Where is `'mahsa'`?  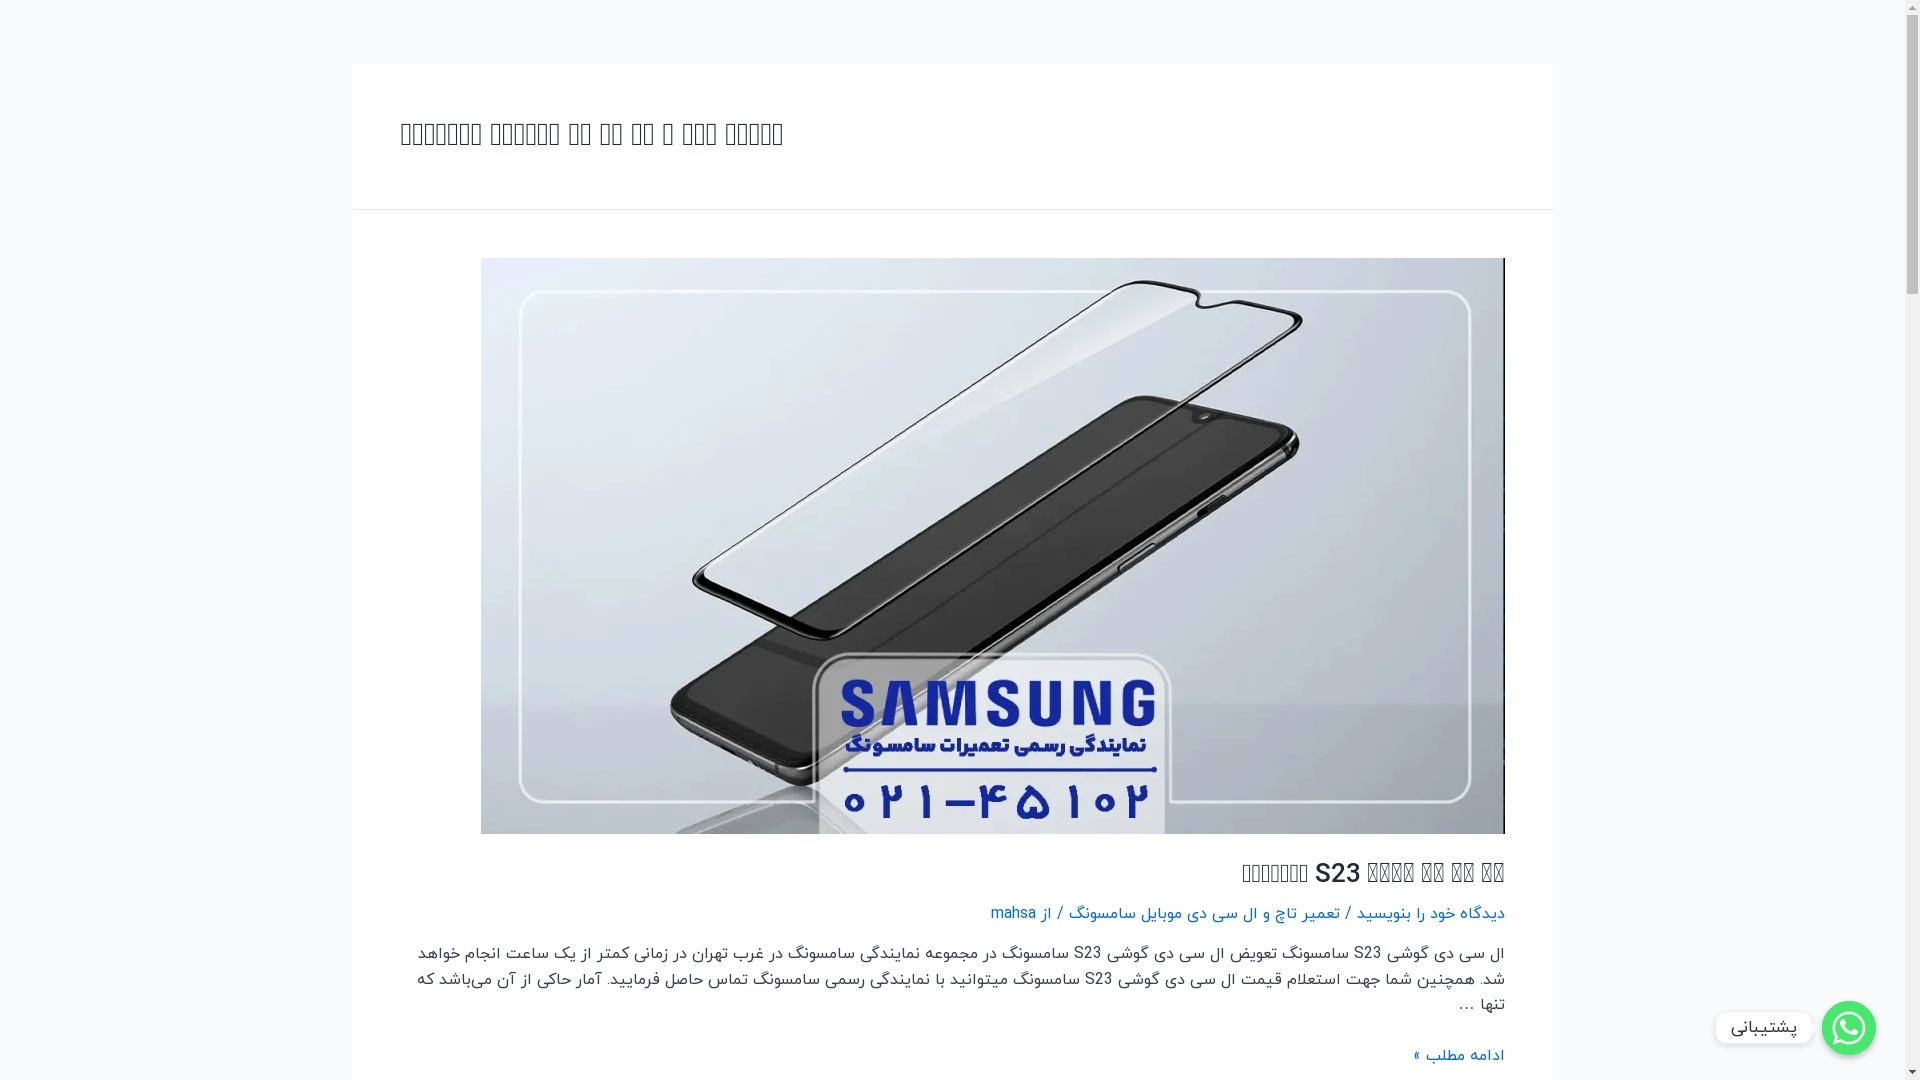 'mahsa' is located at coordinates (1012, 914).